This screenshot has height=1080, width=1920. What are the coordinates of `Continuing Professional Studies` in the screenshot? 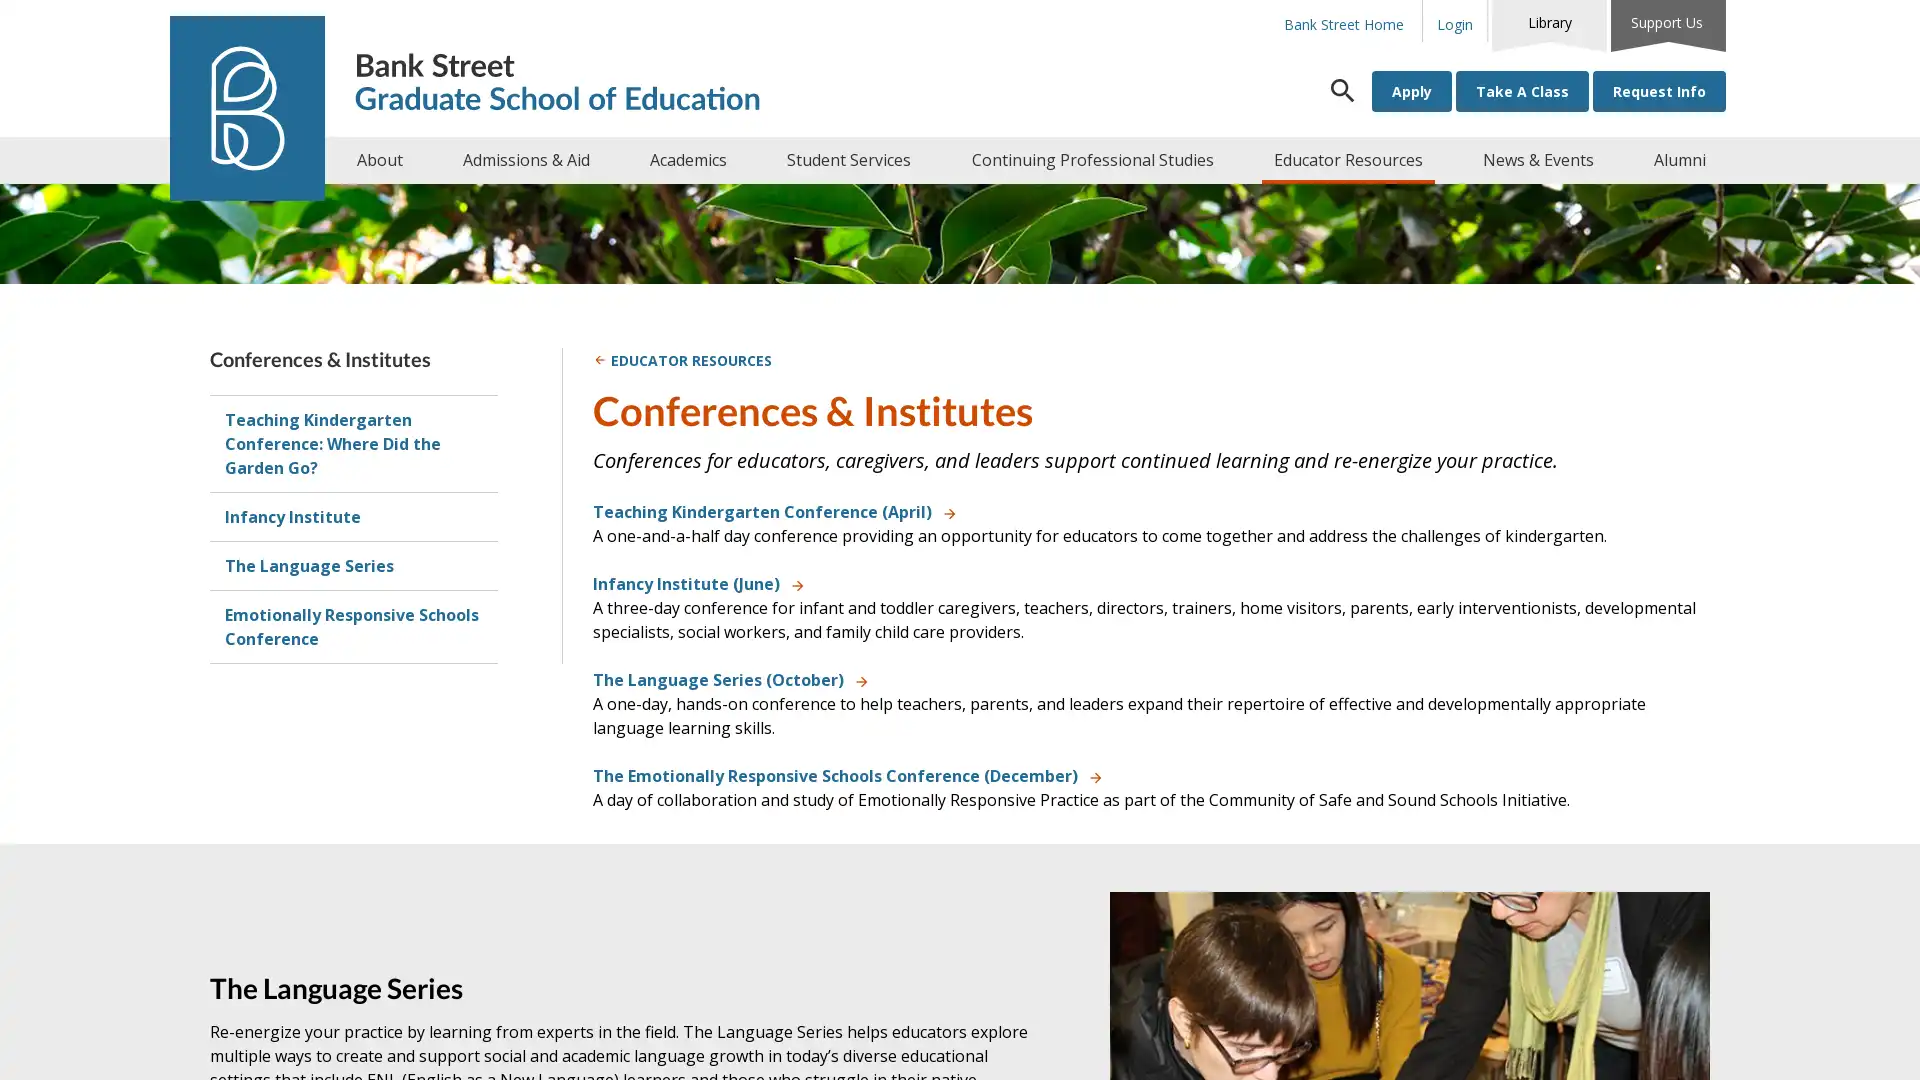 It's located at (1090, 159).